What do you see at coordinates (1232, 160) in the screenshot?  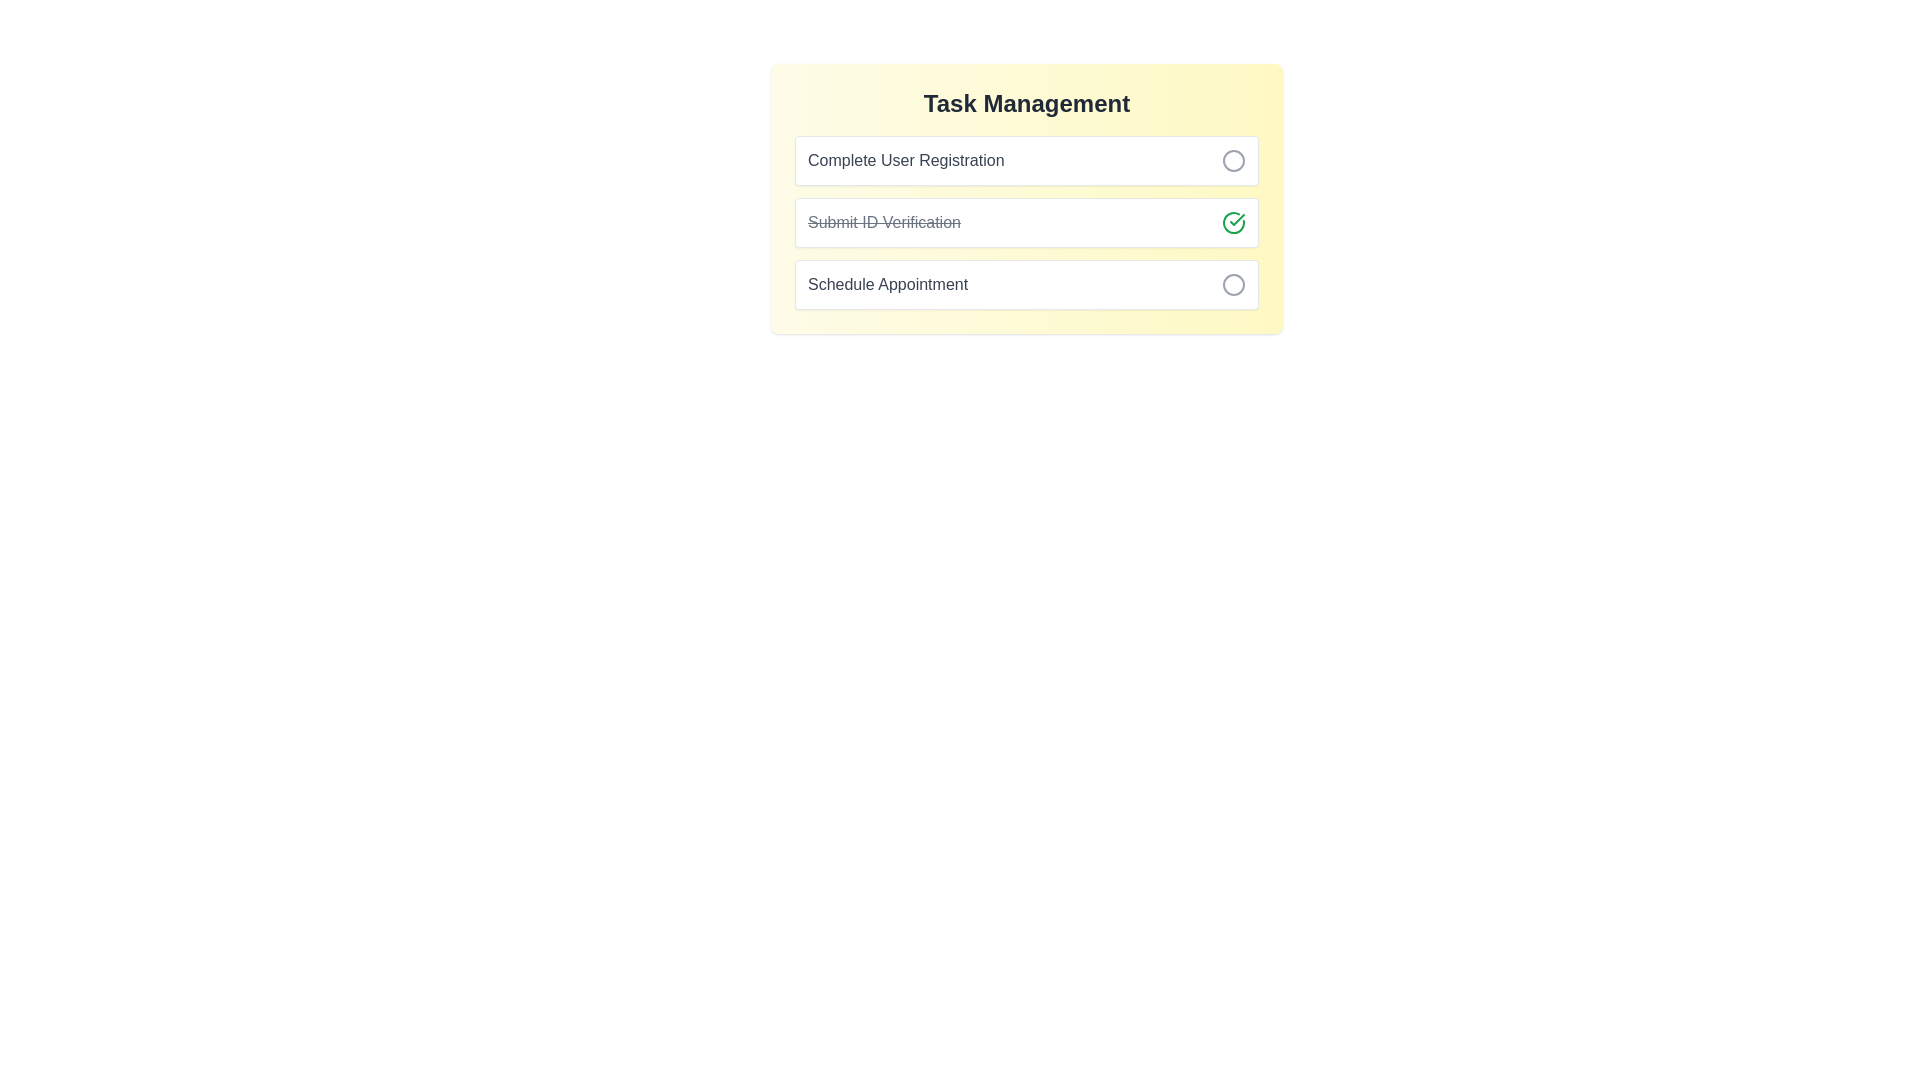 I see `the SVG circle graphic that indicates the status of 'Complete User Registration', positioned at the right end of the first list item in the task management list` at bounding box center [1232, 160].